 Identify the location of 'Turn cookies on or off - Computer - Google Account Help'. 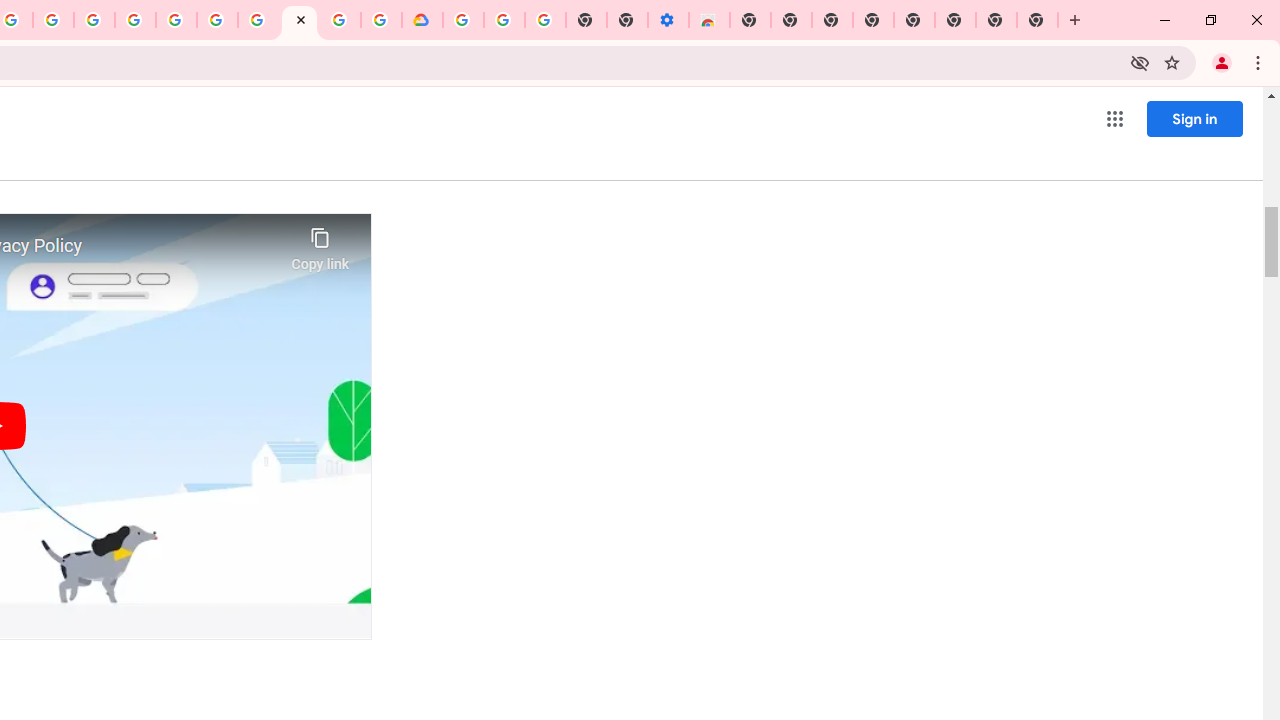
(545, 20).